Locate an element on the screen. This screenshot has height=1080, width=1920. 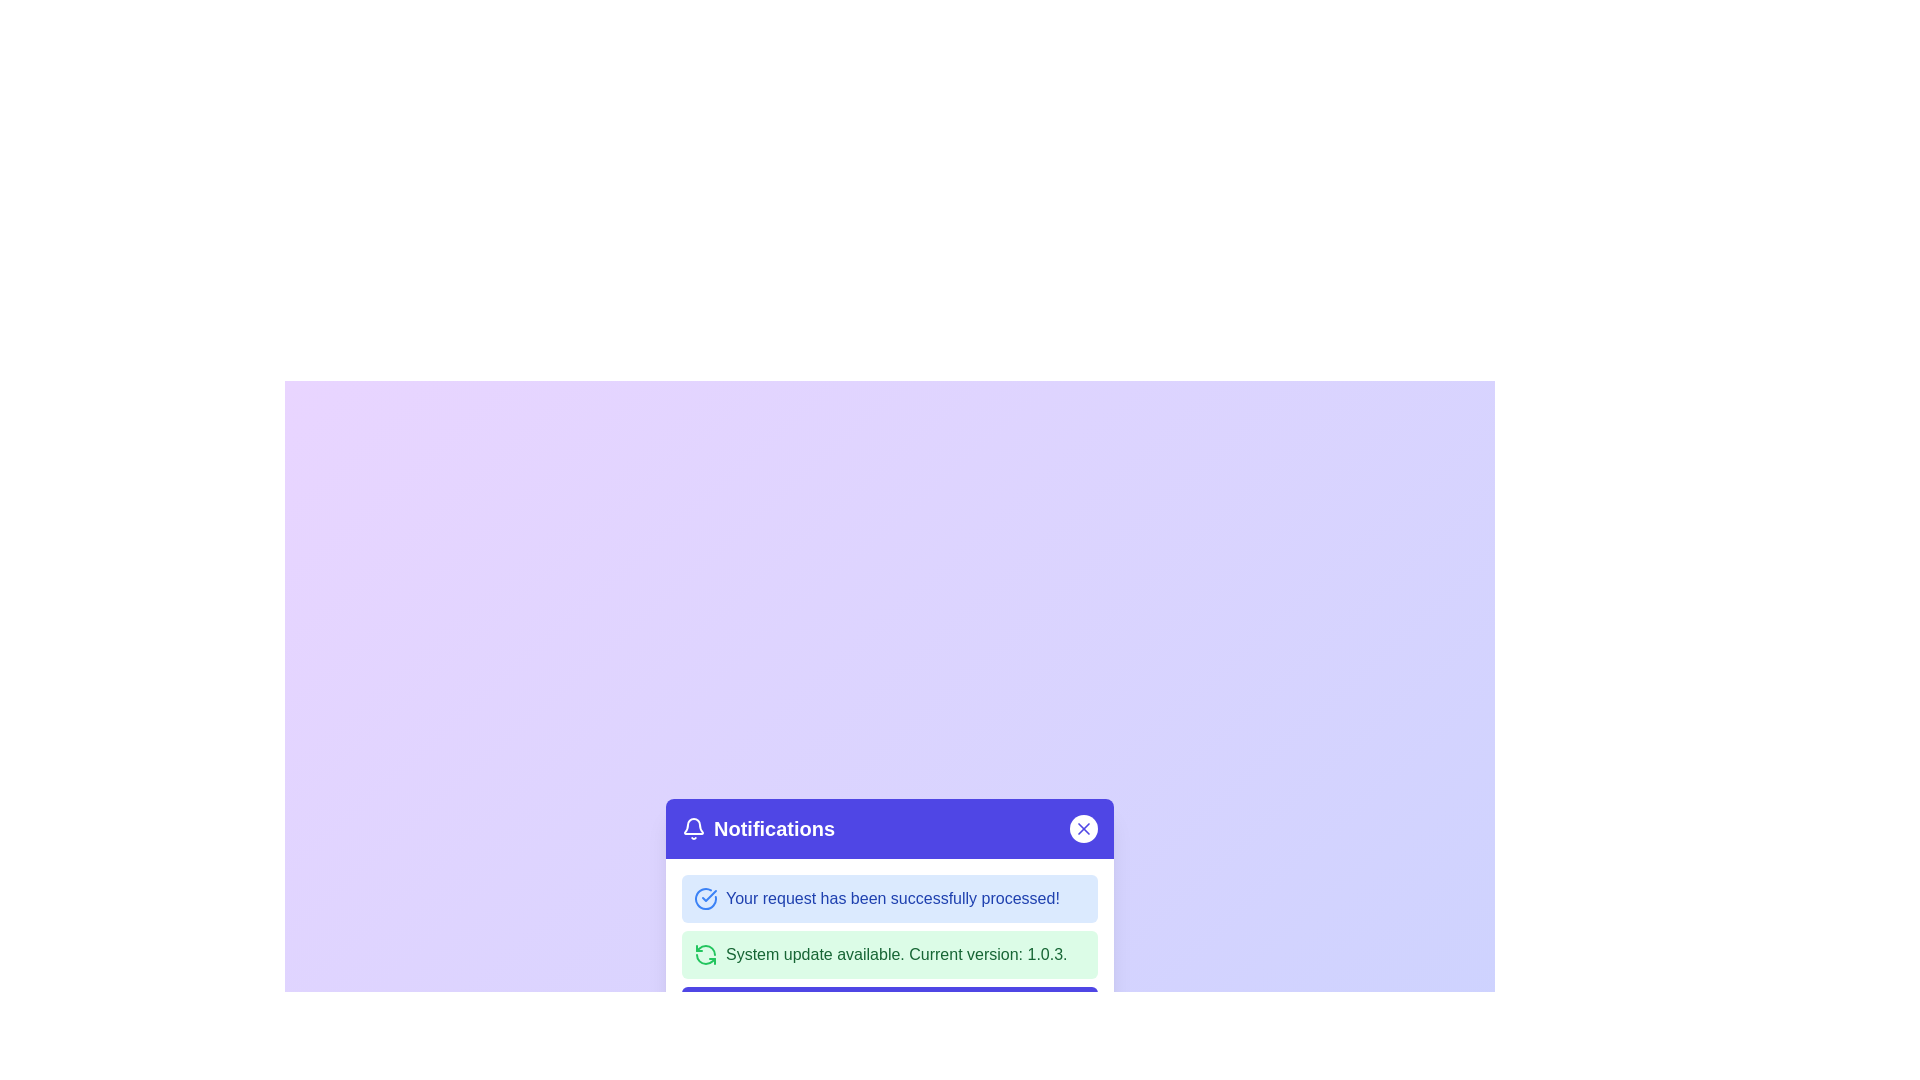
the Text label that serves as a title for the notifications section, located near the top center of the notification box, to trigger the tooltip or interaction is located at coordinates (773, 829).